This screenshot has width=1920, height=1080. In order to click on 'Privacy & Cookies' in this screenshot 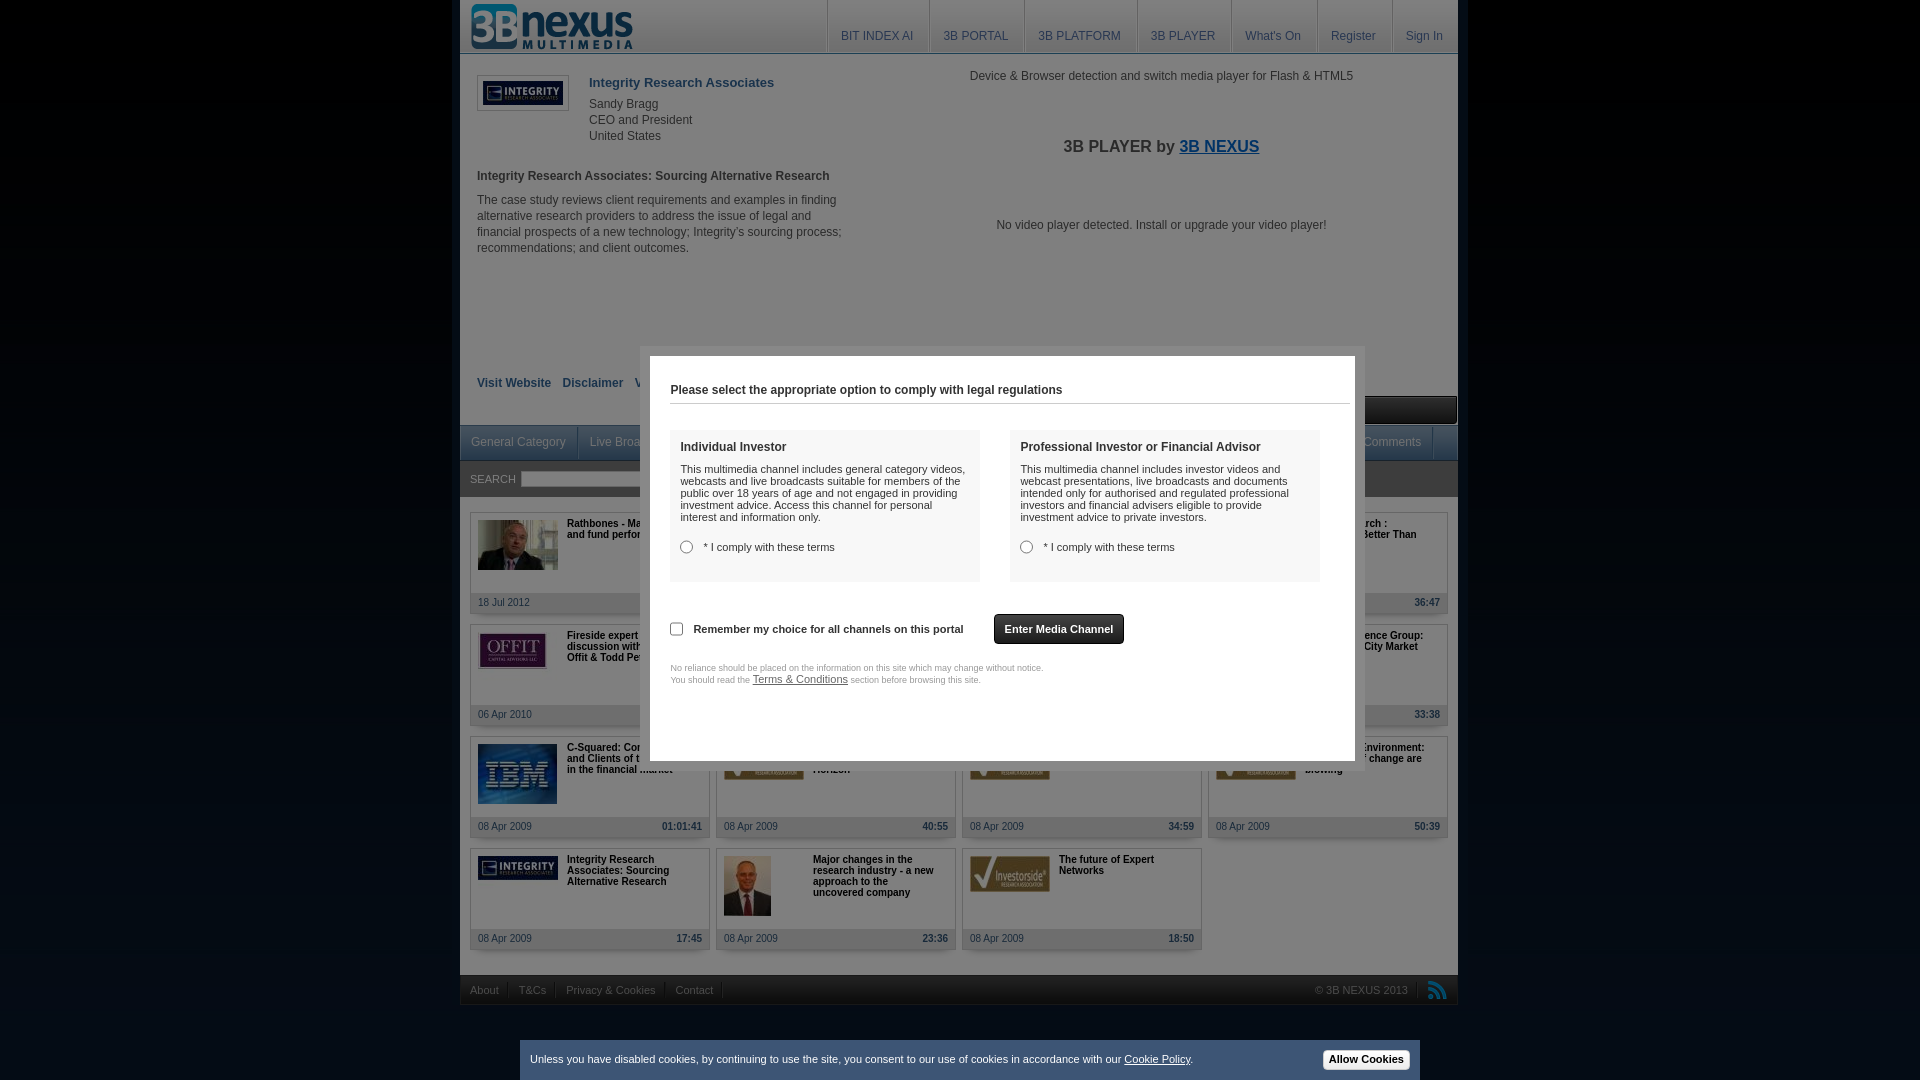, I will do `click(609, 990)`.